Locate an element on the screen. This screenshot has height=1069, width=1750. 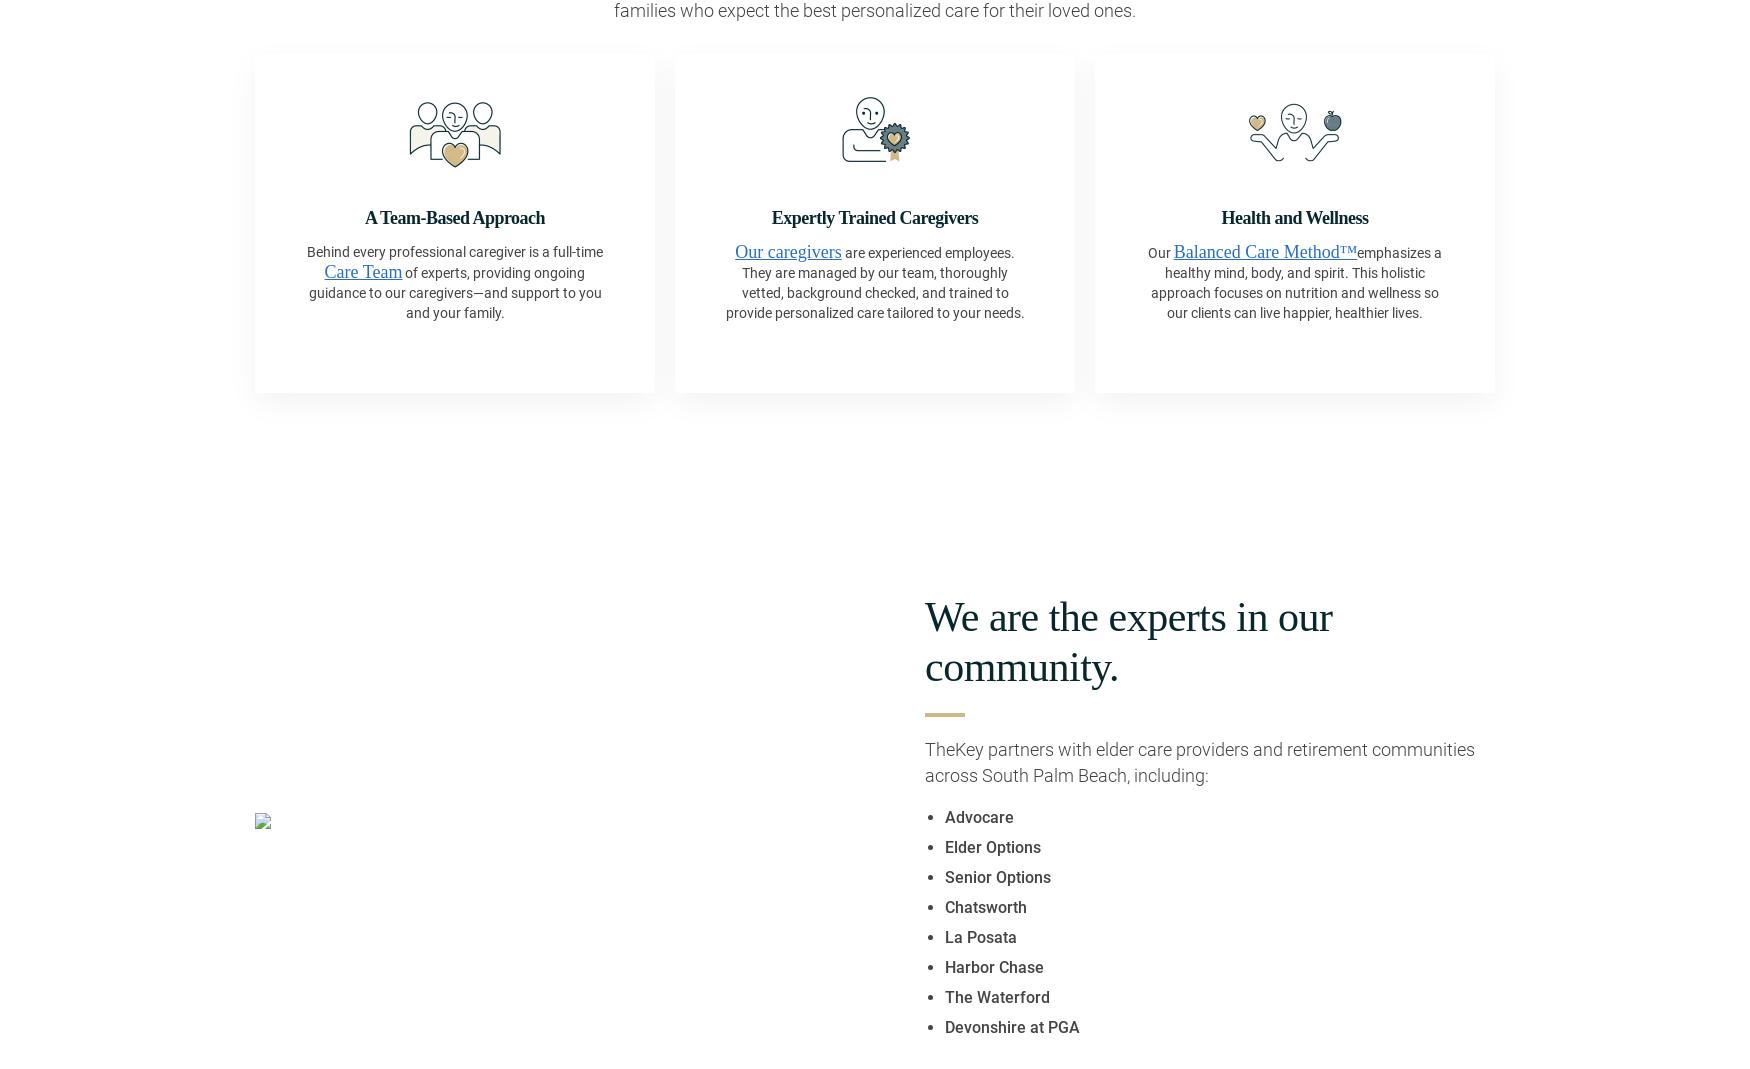
'Our' is located at coordinates (1159, 250).